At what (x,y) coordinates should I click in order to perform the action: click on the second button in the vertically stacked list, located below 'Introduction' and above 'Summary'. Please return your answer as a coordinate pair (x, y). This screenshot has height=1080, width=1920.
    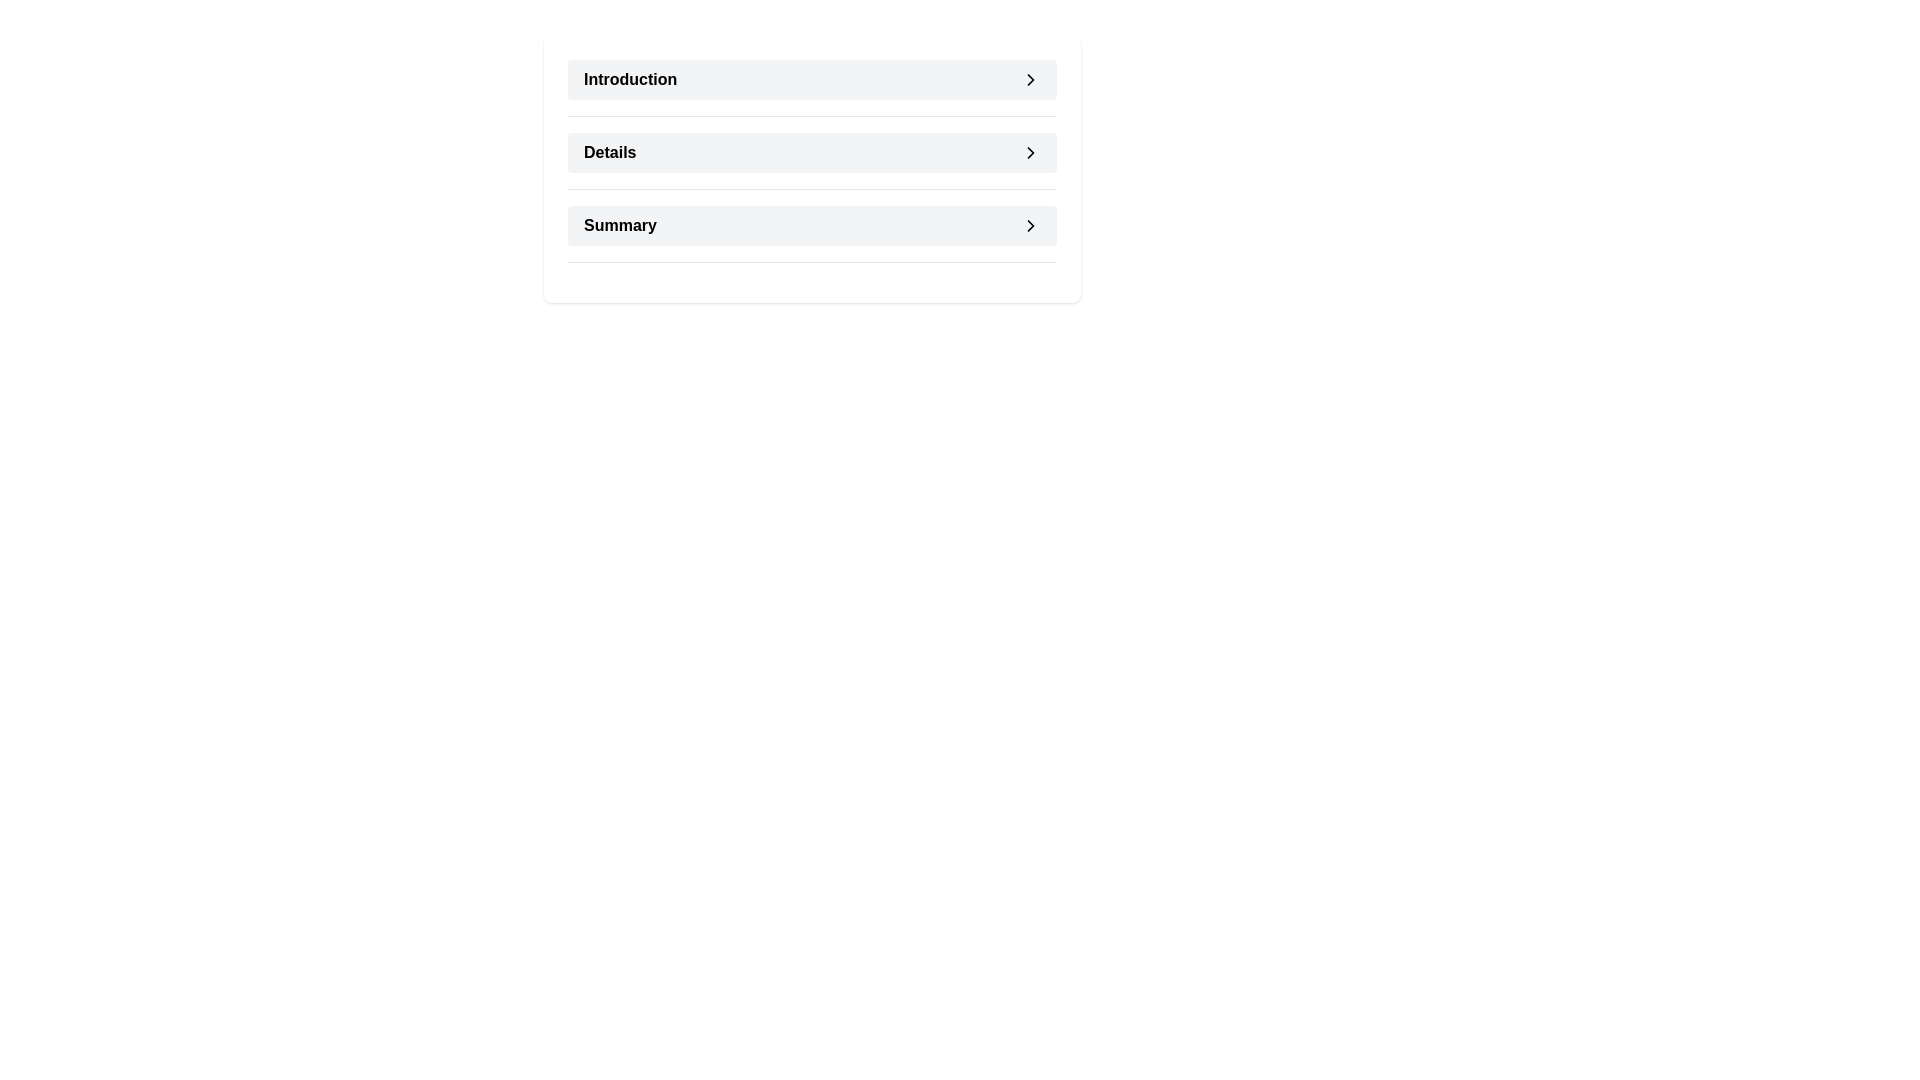
    Looking at the image, I should click on (812, 152).